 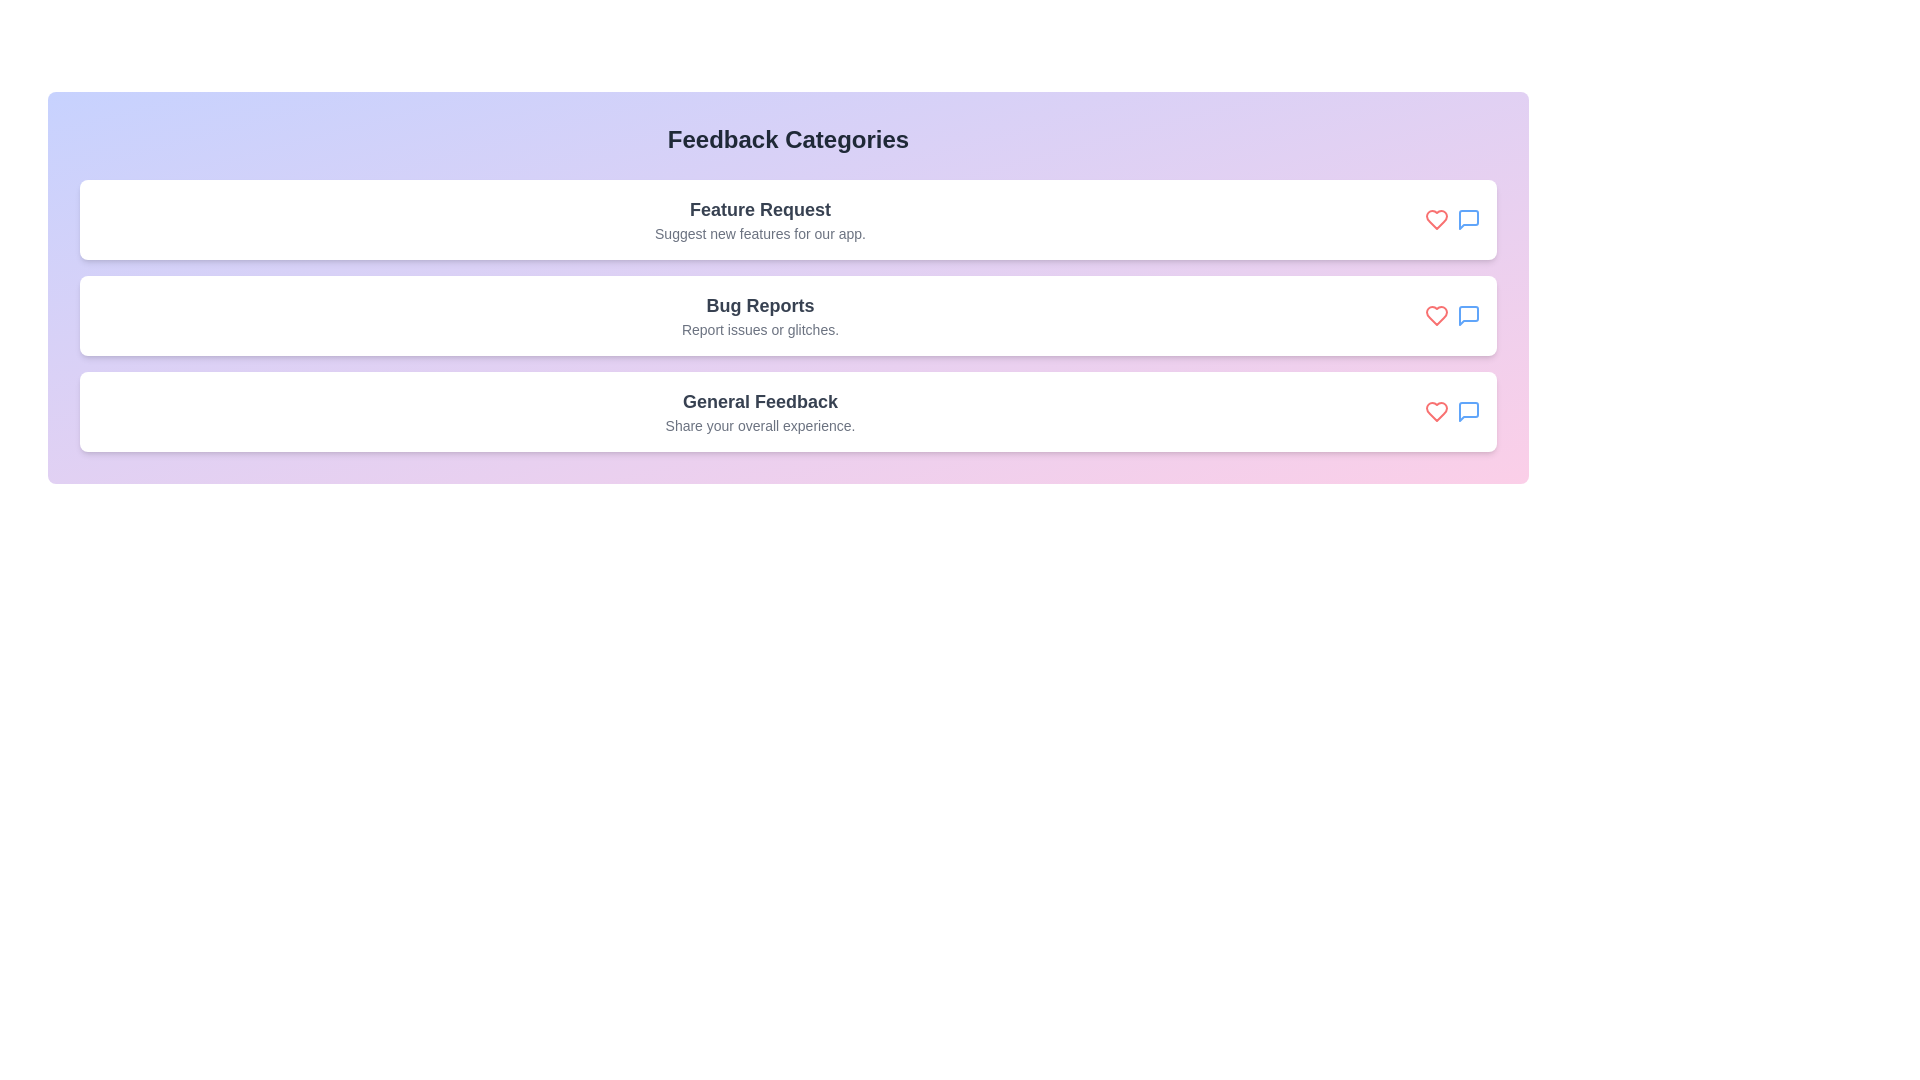 What do you see at coordinates (1468, 411) in the screenshot?
I see `the message icon in the General Feedback feedback item` at bounding box center [1468, 411].